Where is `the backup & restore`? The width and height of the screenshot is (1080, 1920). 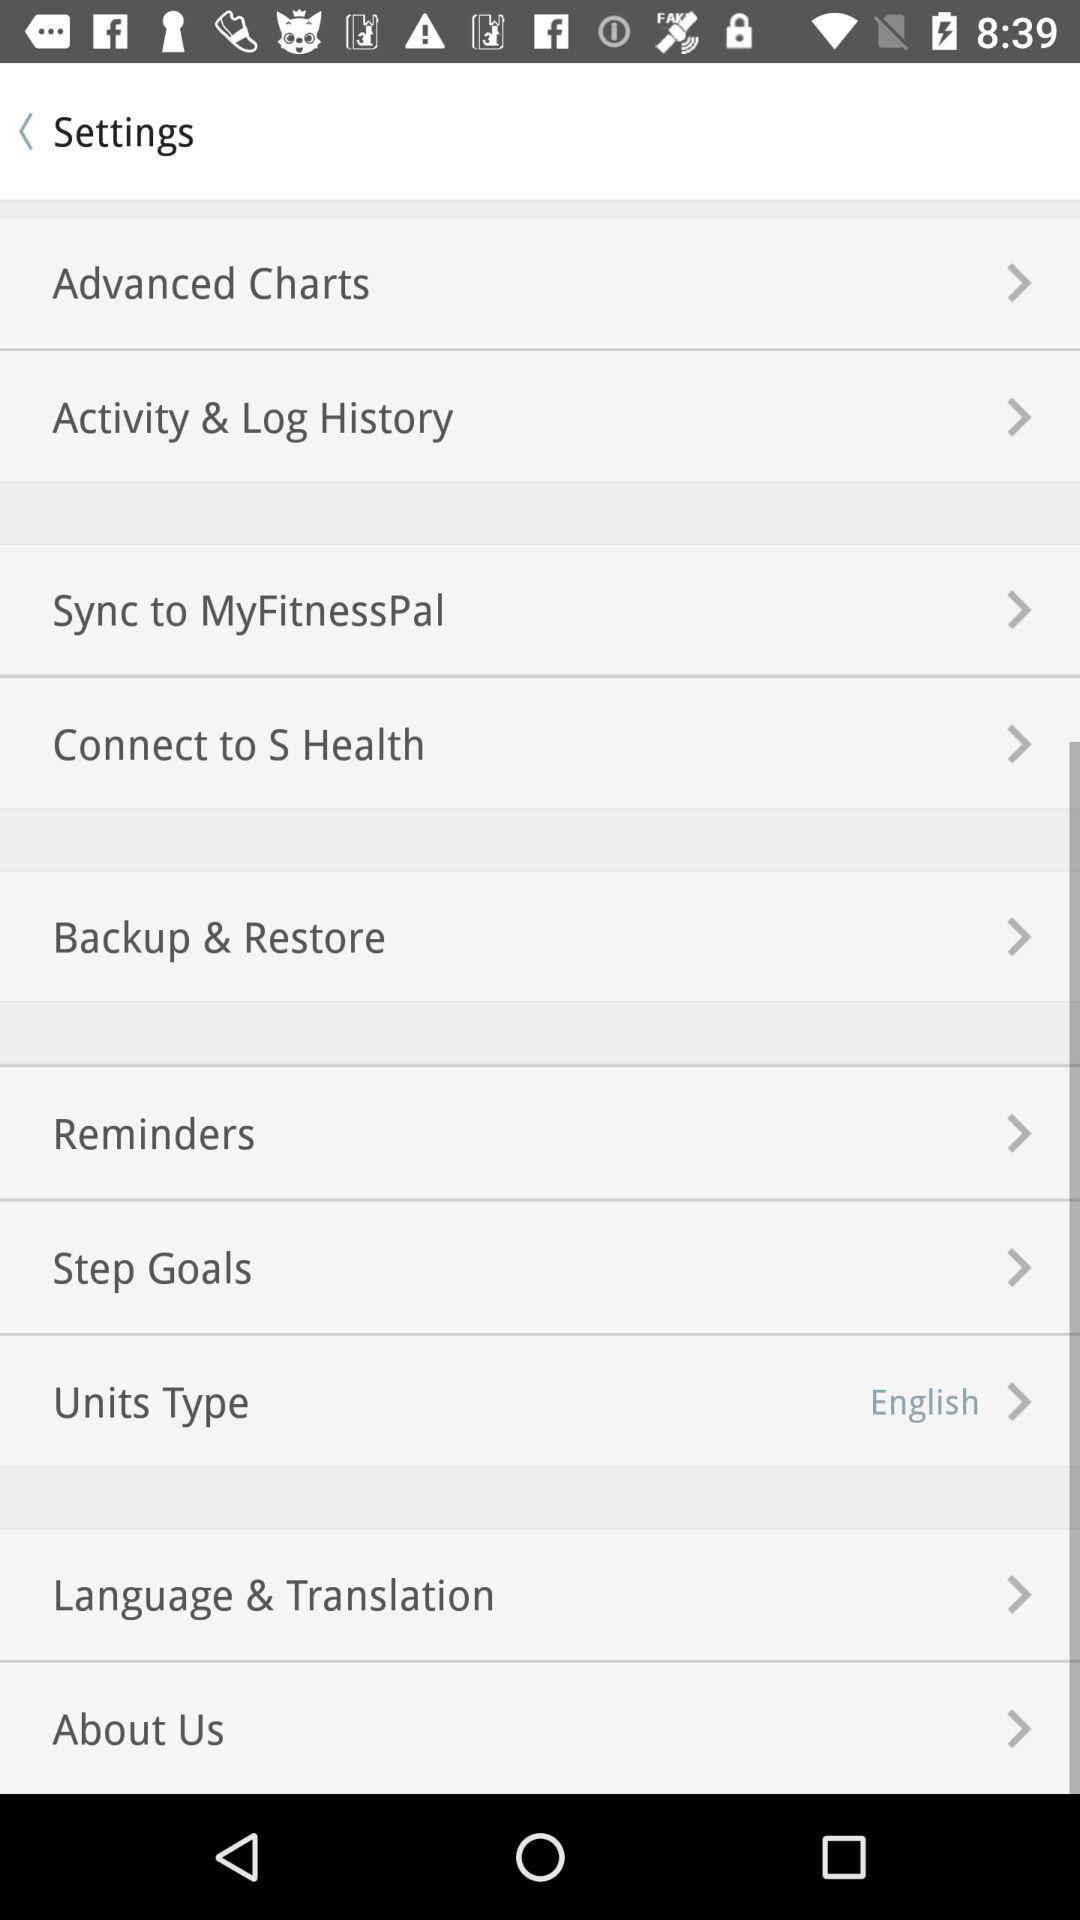 the backup & restore is located at coordinates (193, 935).